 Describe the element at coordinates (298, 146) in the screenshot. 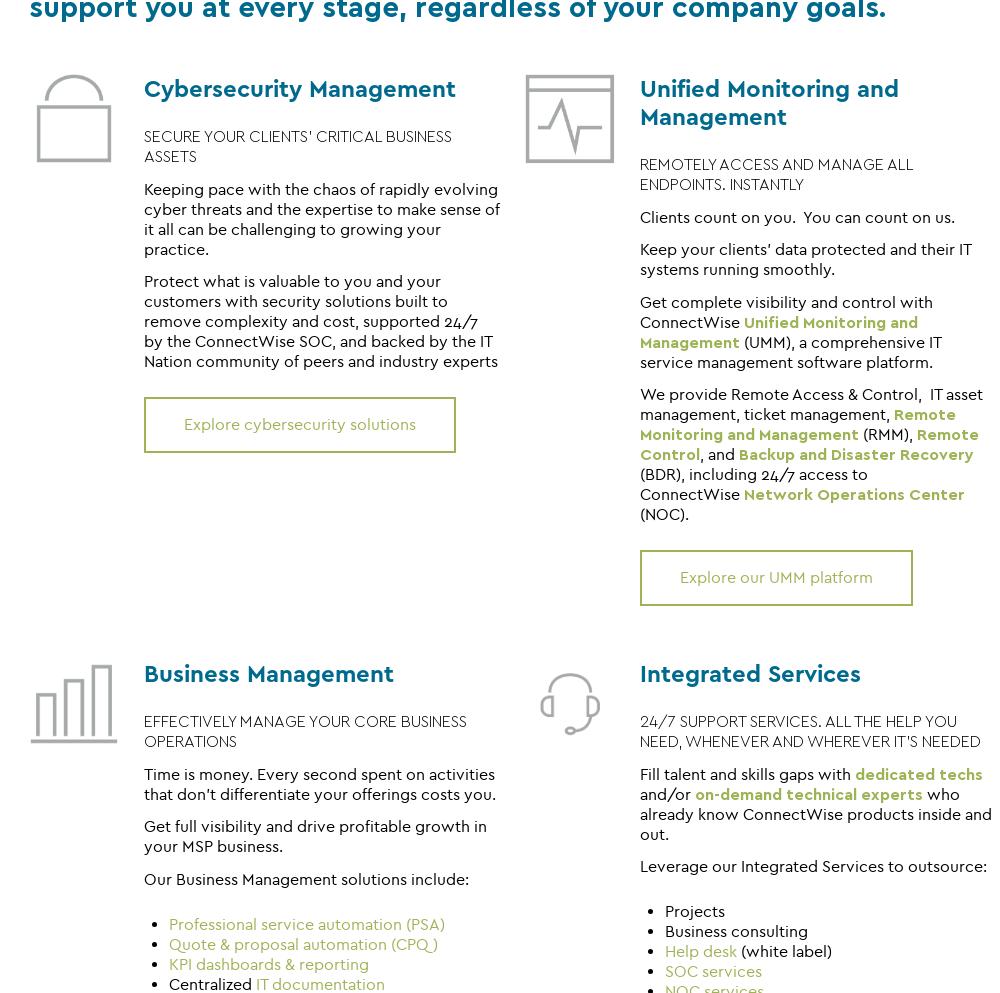

I see `'SECURE YOUR CLIENTS' CRITICAL BUSINESS ASSETS'` at that location.